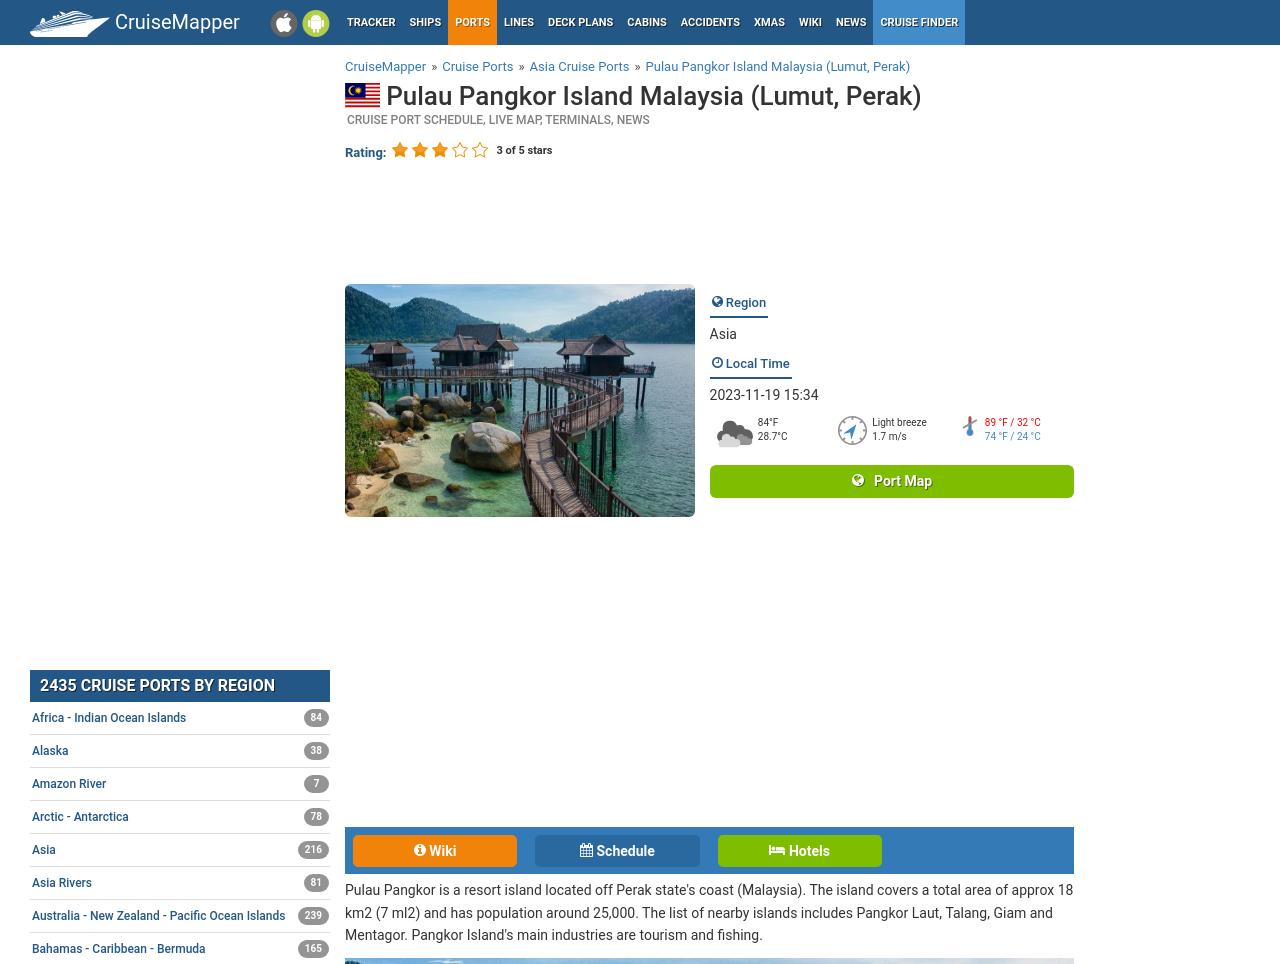 Image resolution: width=1280 pixels, height=964 pixels. Describe the element at coordinates (439, 851) in the screenshot. I see `'Wiki'` at that location.